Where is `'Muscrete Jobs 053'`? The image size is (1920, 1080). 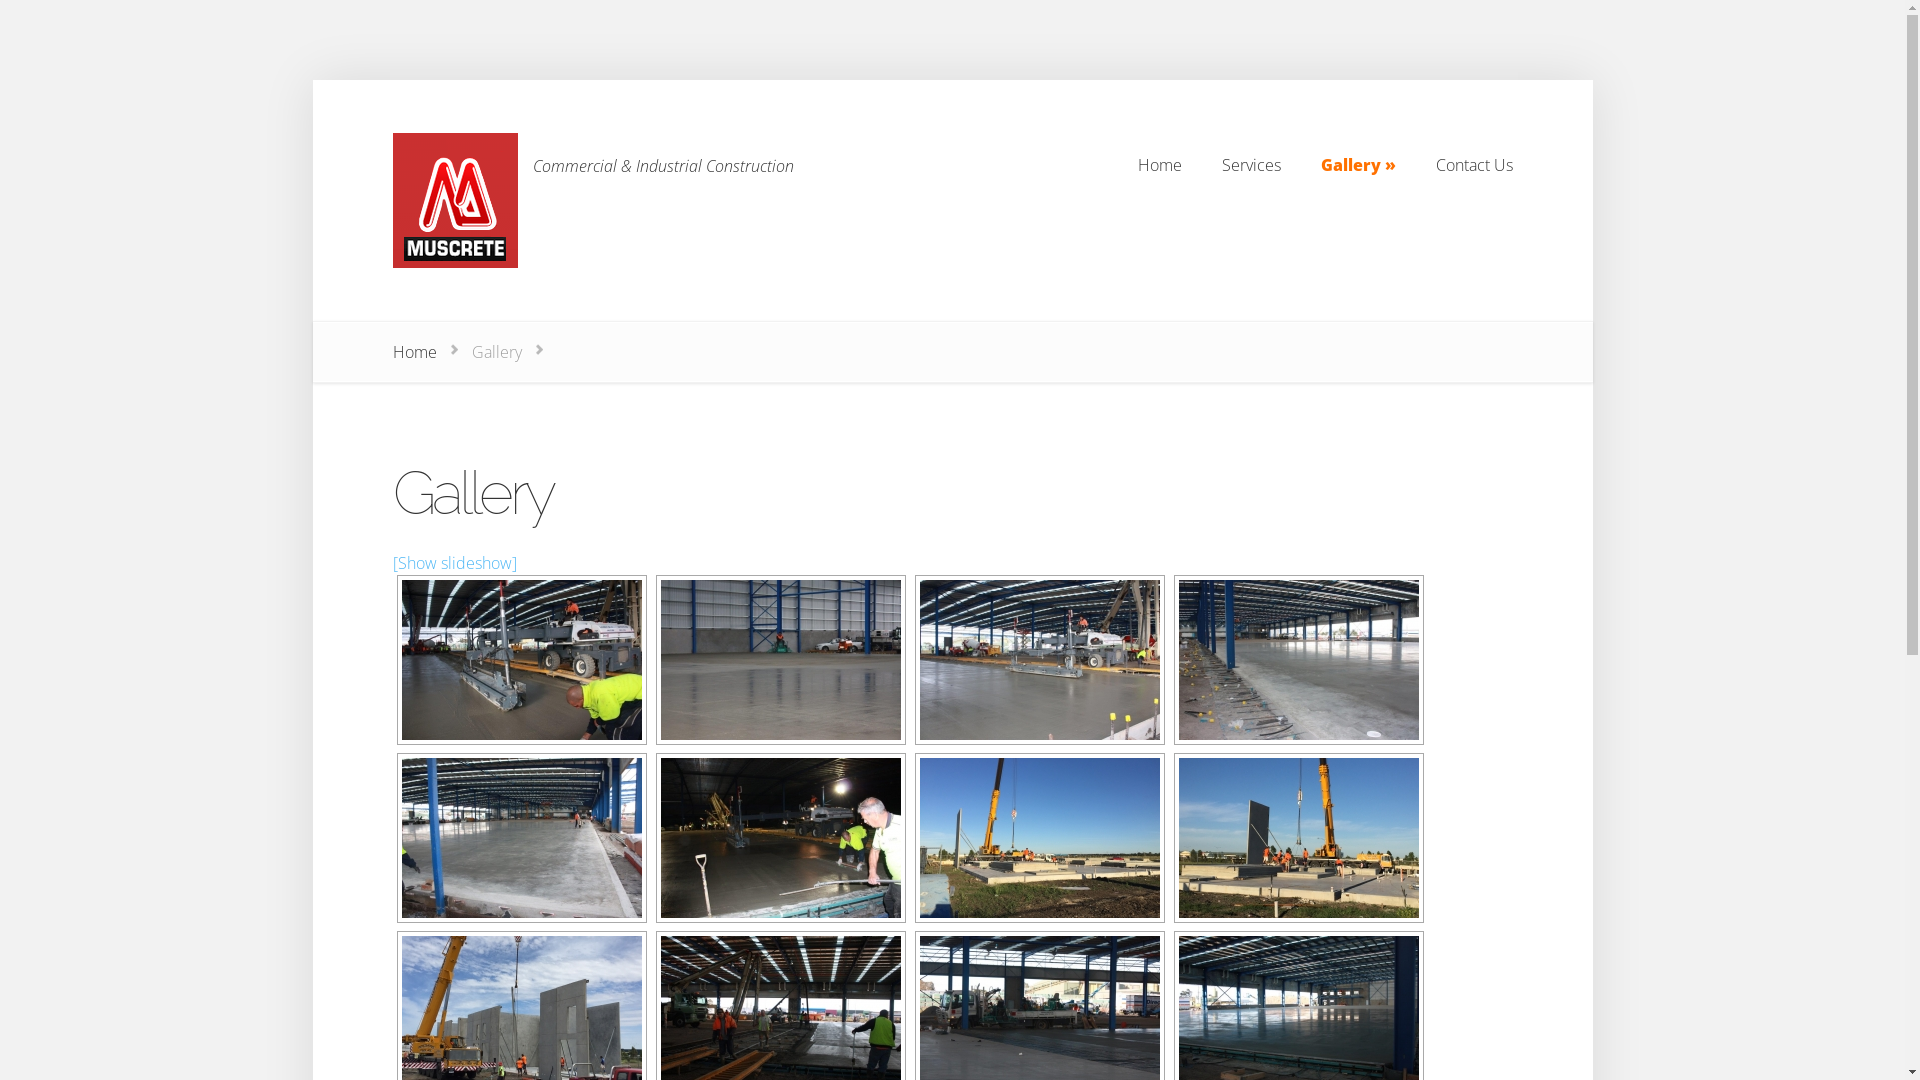
'Muscrete Jobs 053' is located at coordinates (780, 837).